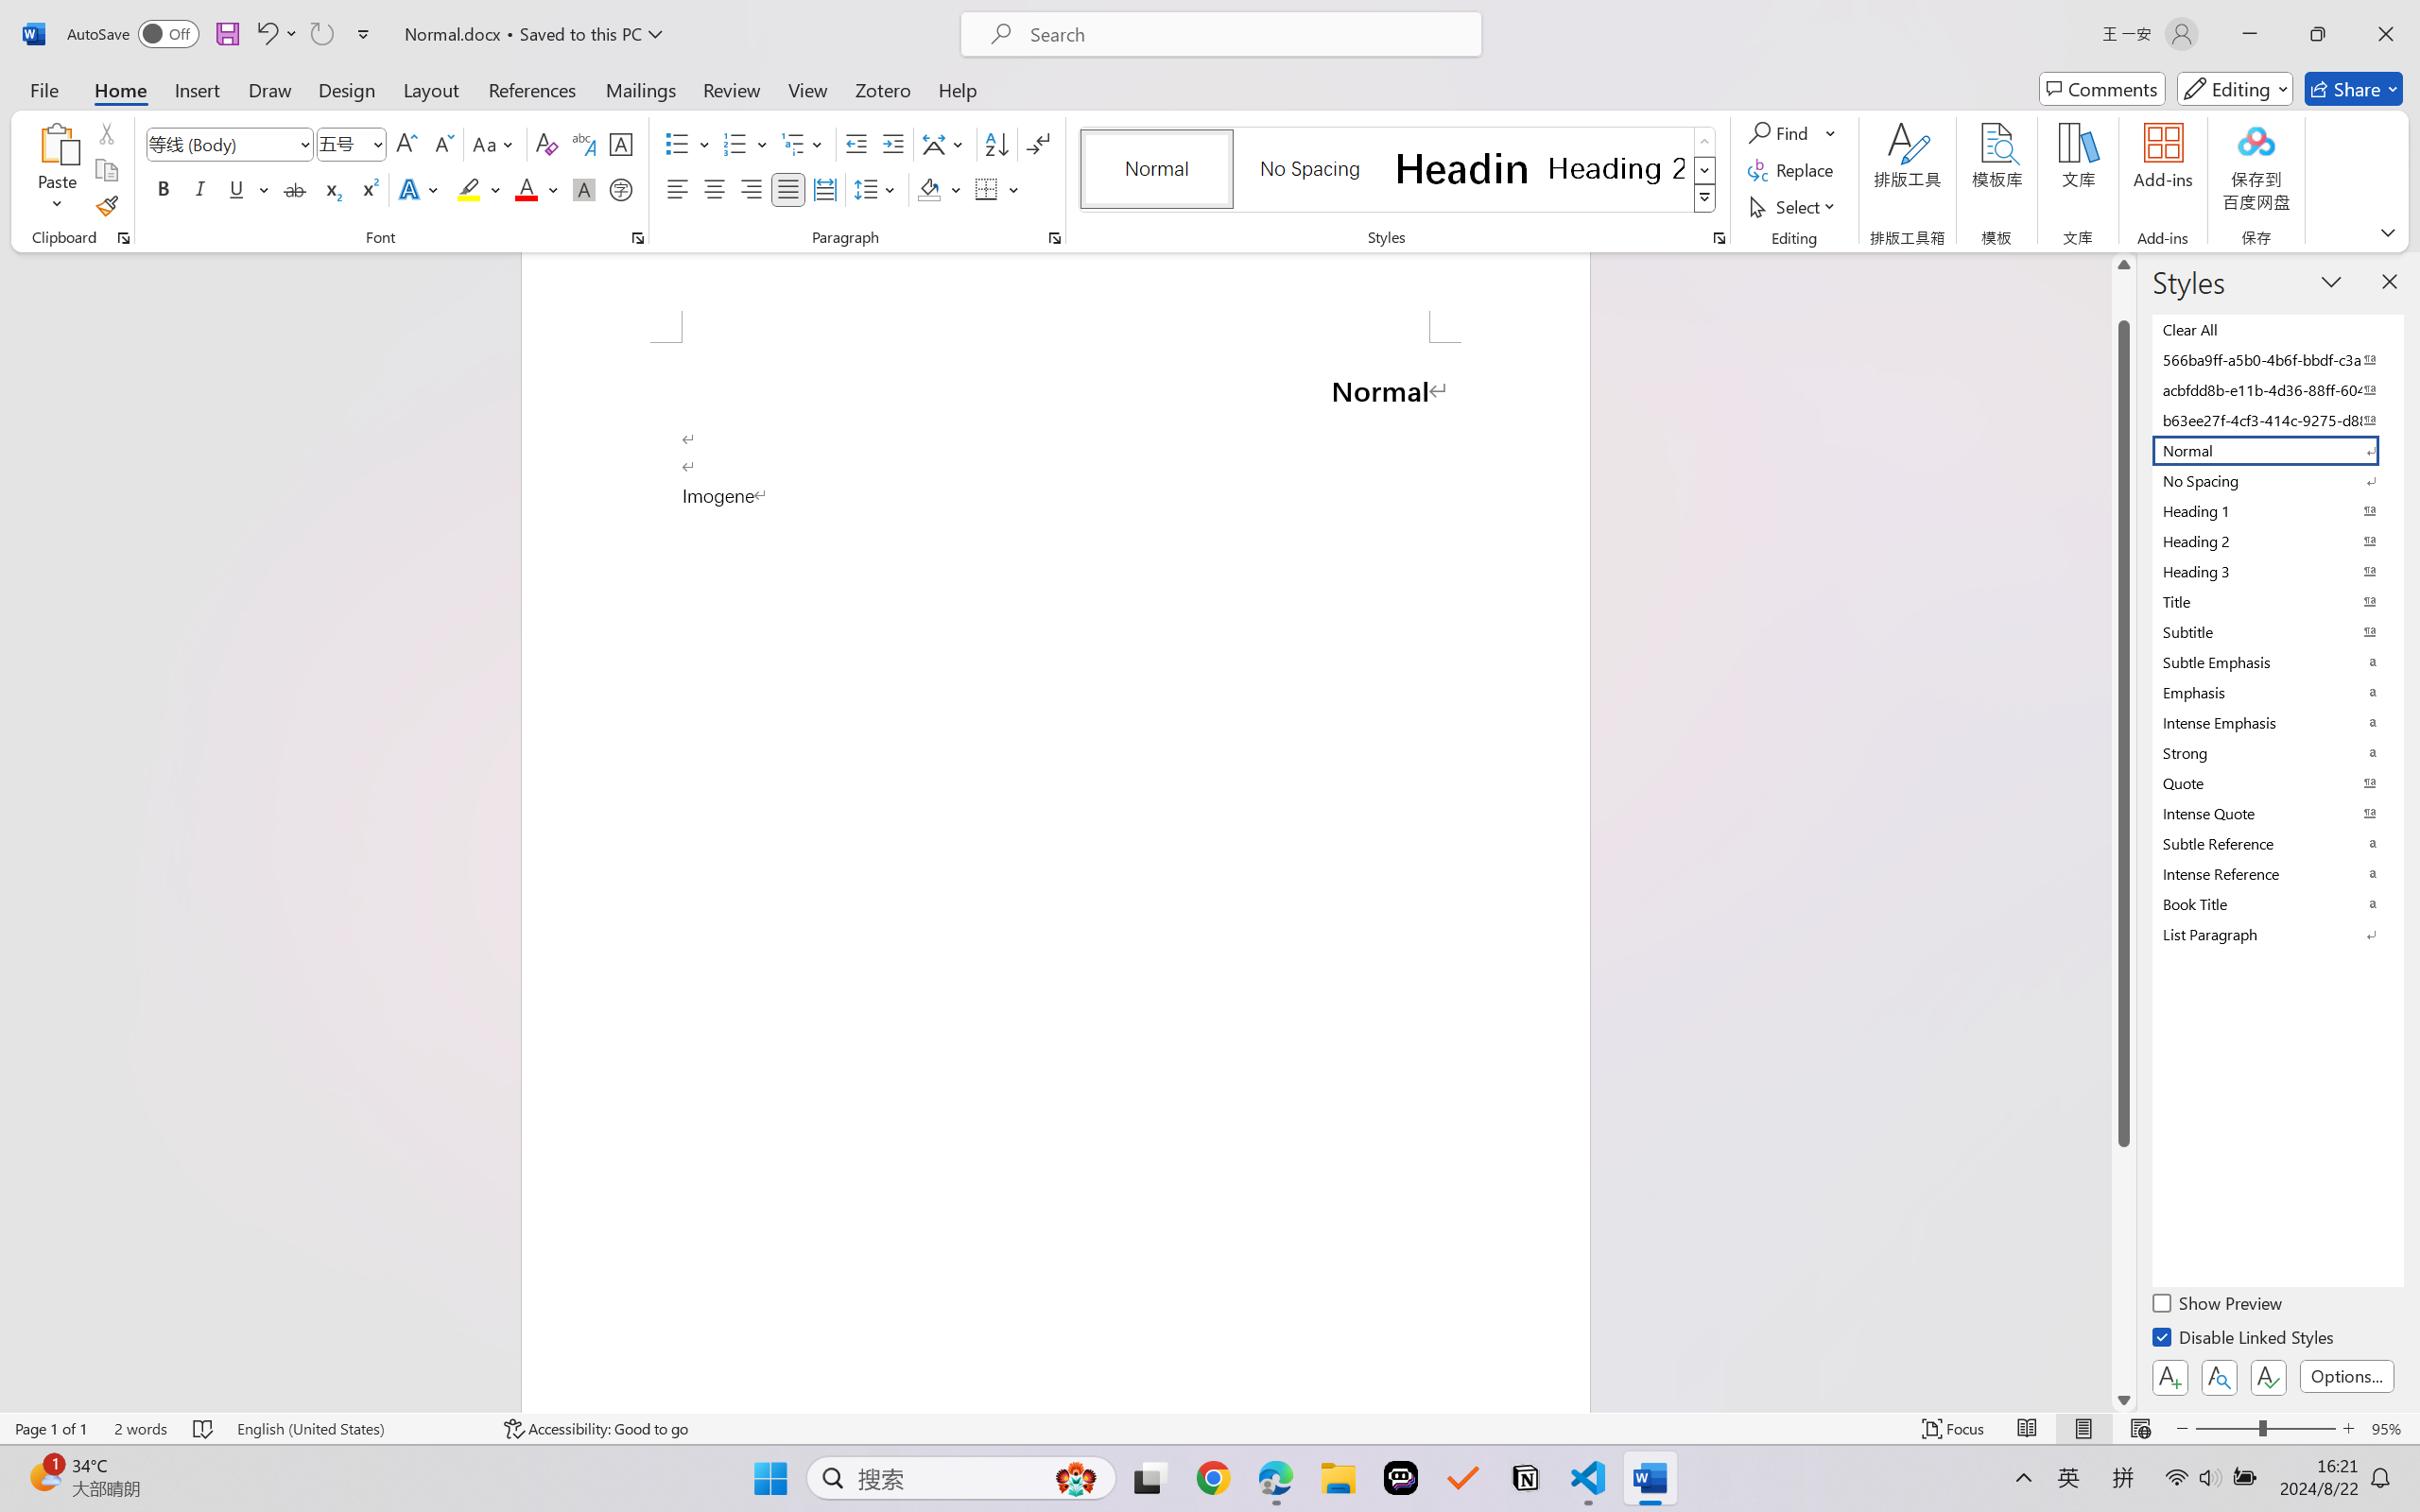 This screenshot has height=1512, width=2420. Describe the element at coordinates (468, 188) in the screenshot. I see `'Text Highlight Color Yellow'` at that location.